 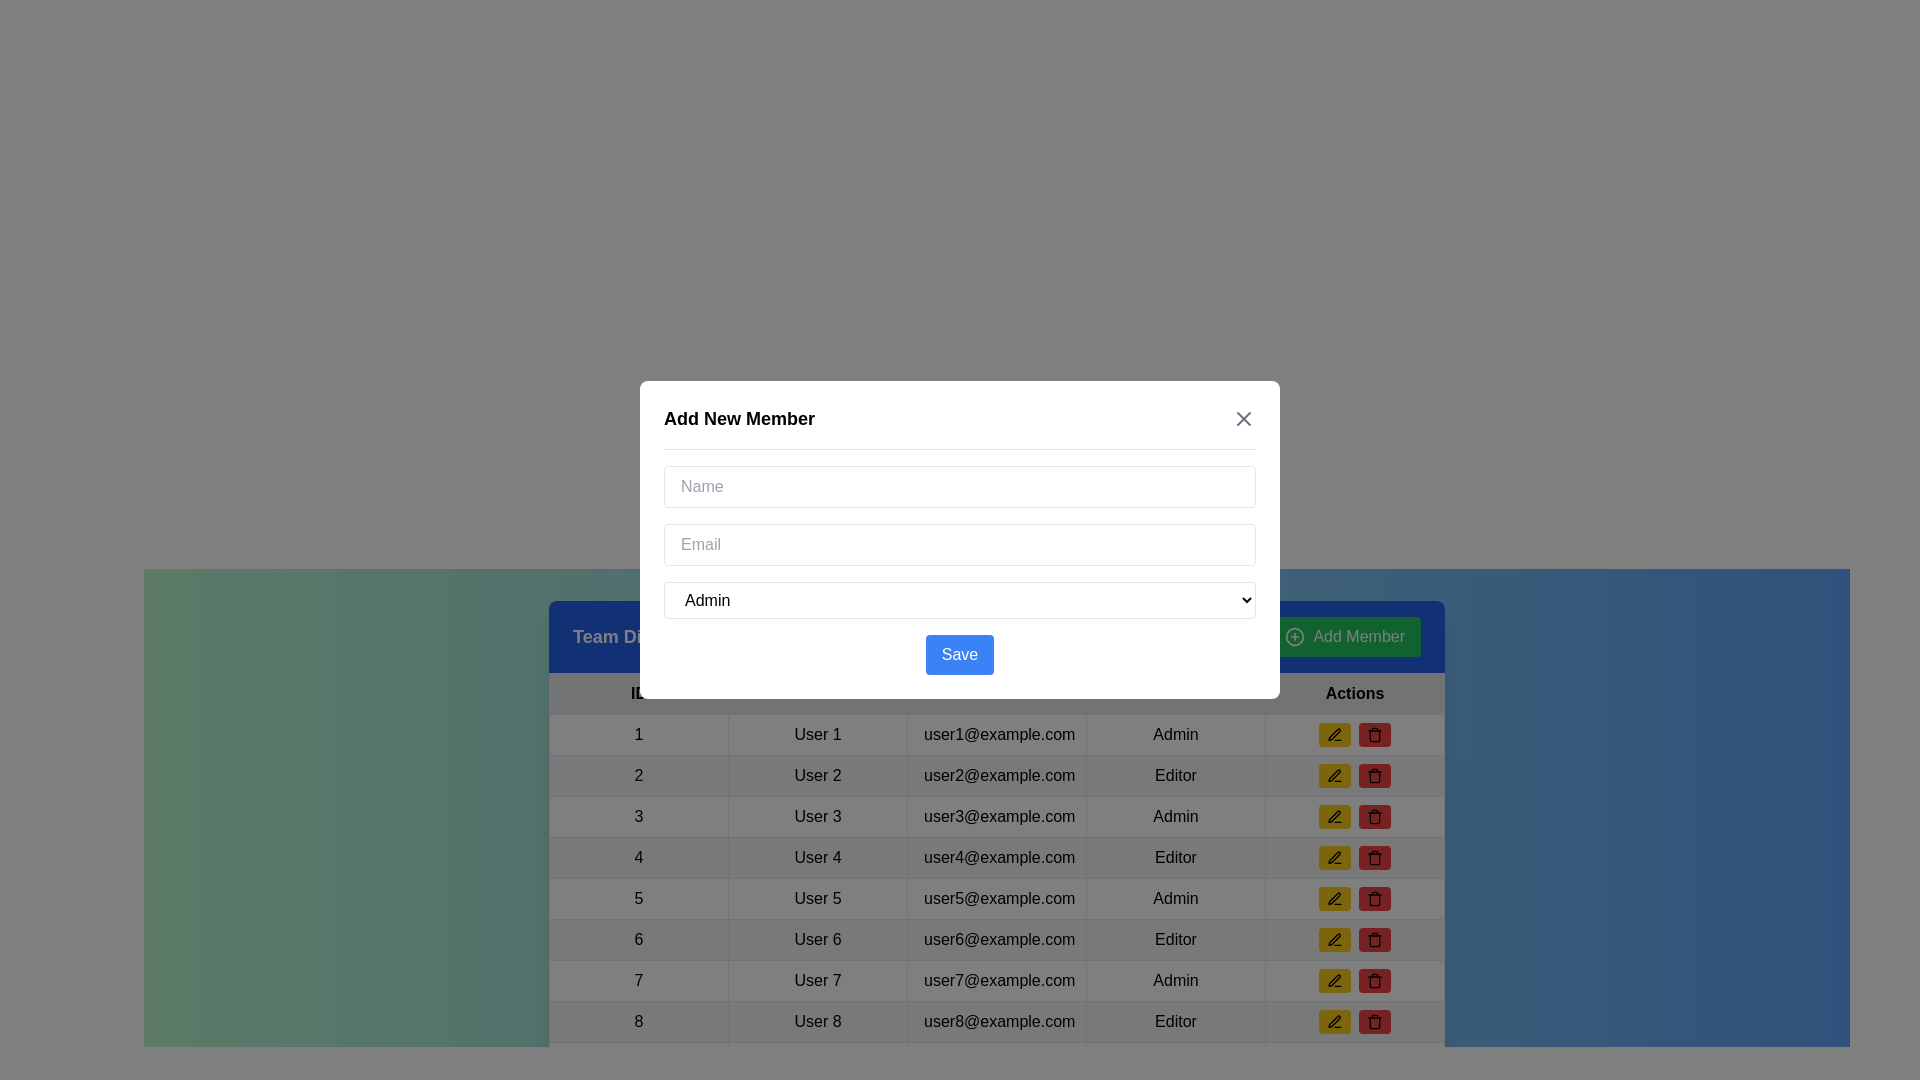 I want to click on the table cell displaying the user's name located in the second column of the third row within the user details table, so click(x=817, y=817).